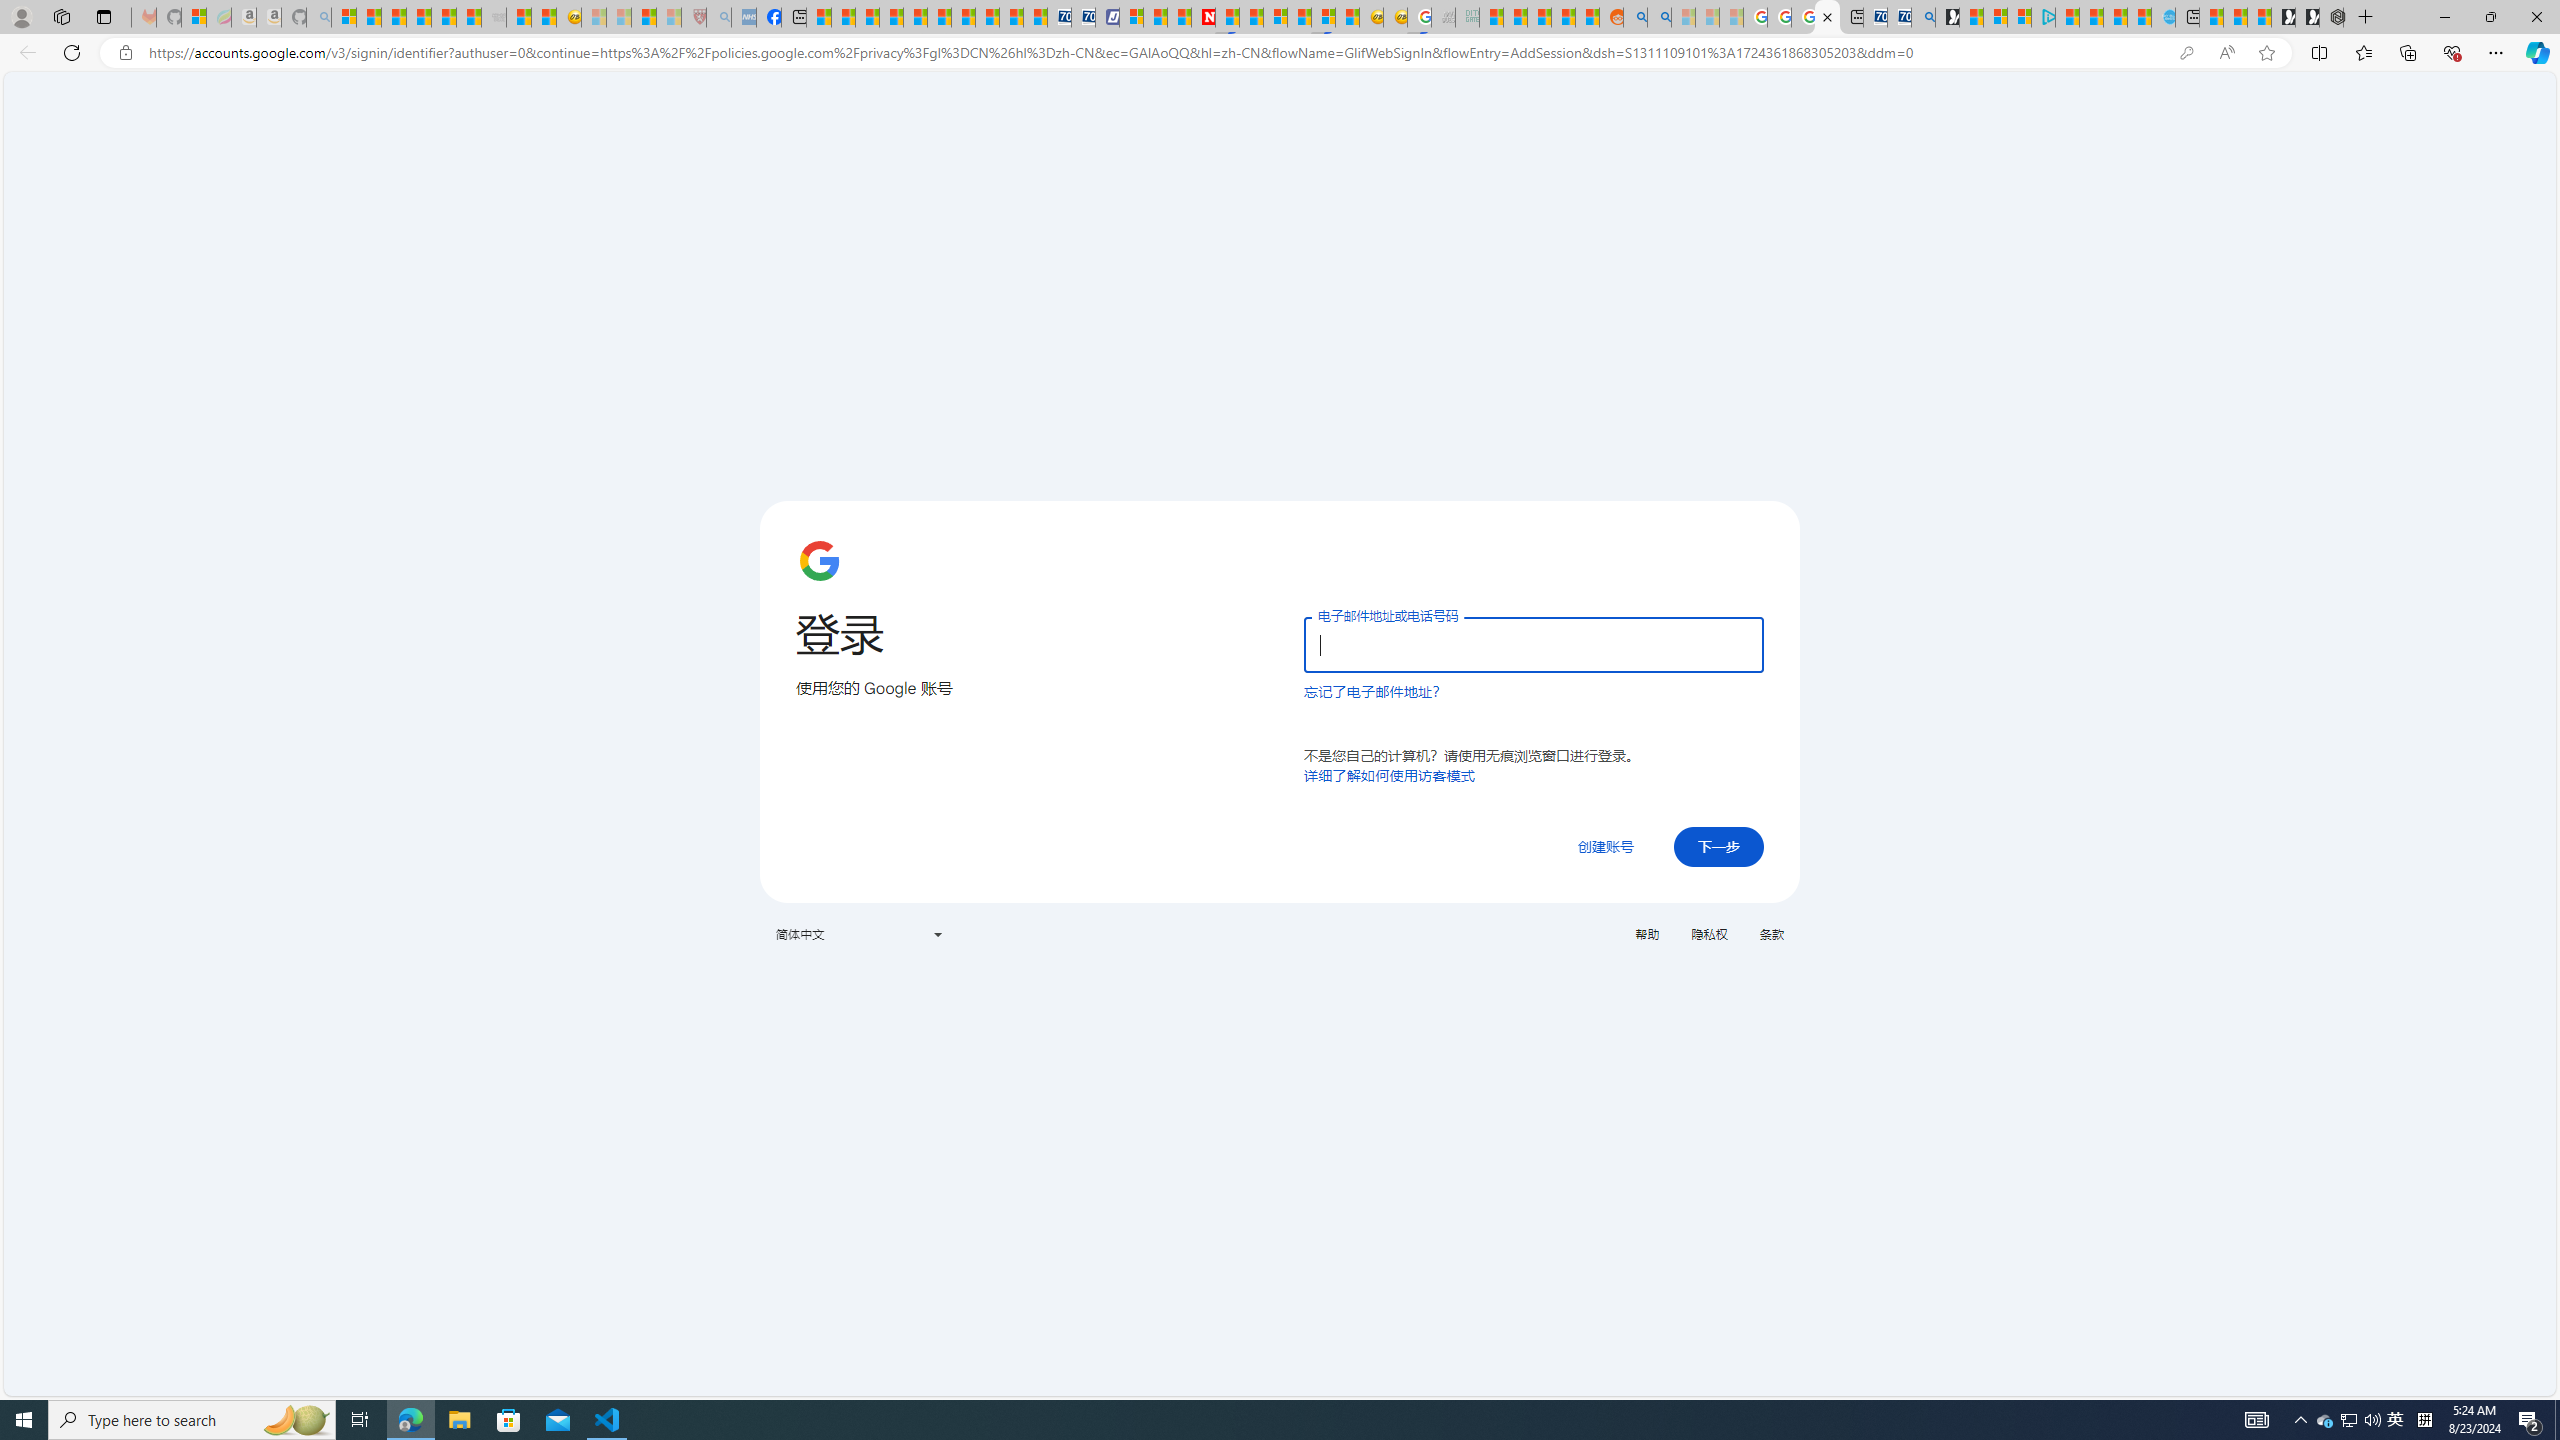 The image size is (2560, 1440). What do you see at coordinates (1921, 16) in the screenshot?
I see `'Bing Real Estate - Home sales and rental listings'` at bounding box center [1921, 16].